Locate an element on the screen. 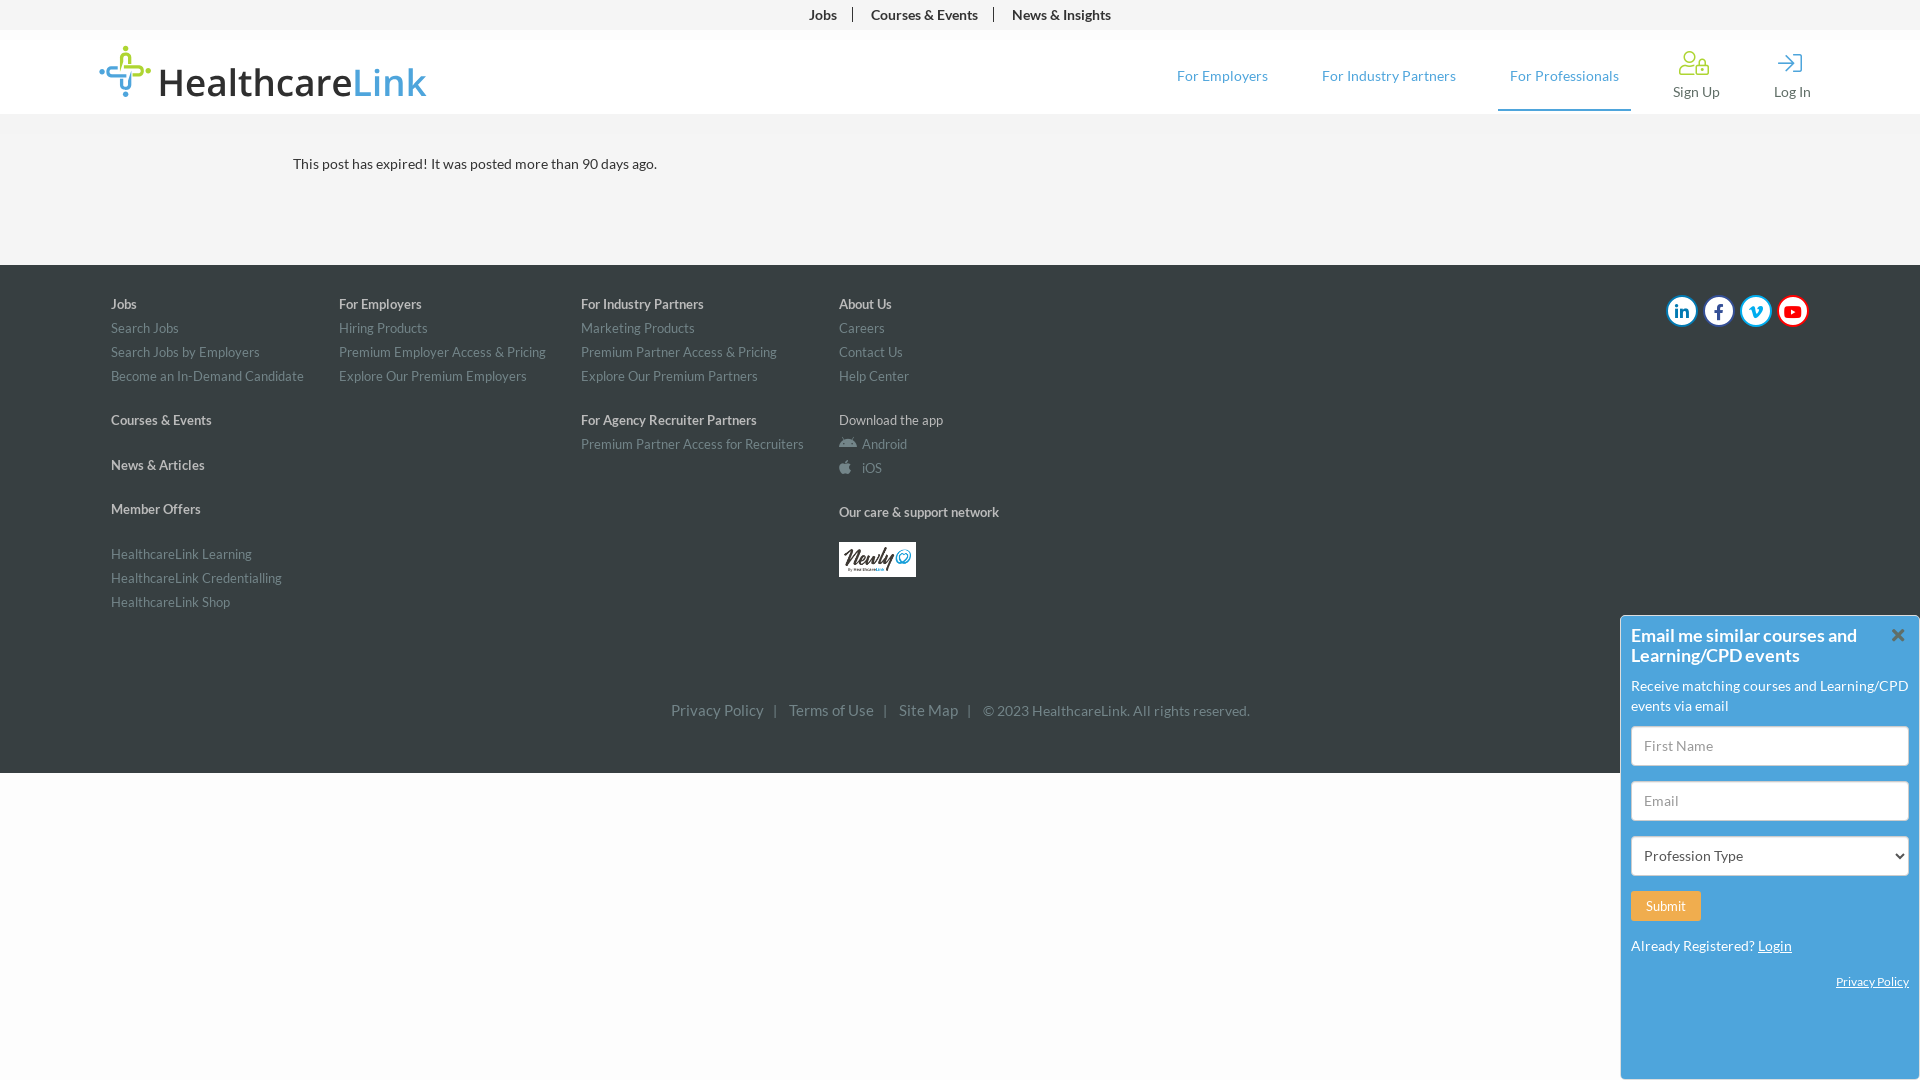 This screenshot has height=1080, width=1920. 'For Industry Partners' is located at coordinates (579, 304).